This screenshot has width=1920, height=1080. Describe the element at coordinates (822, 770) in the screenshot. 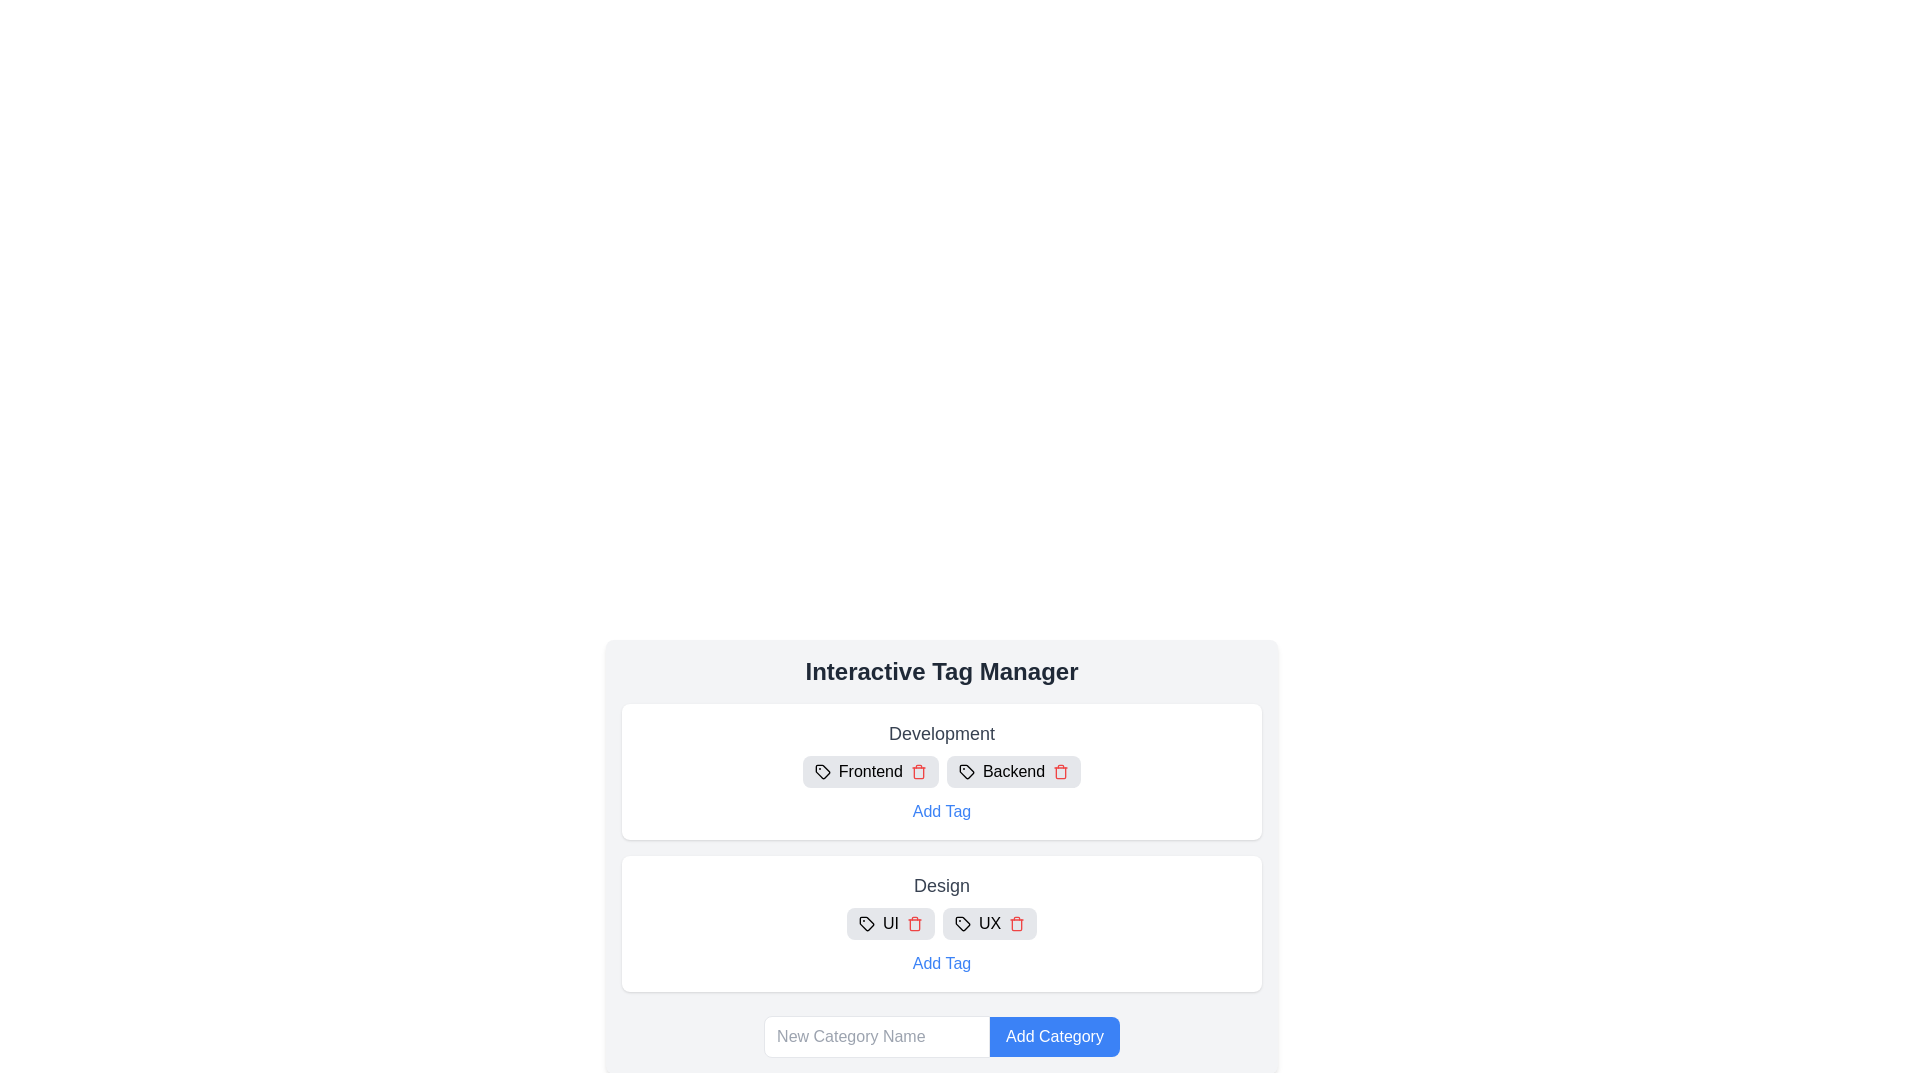

I see `the small SVG graphic tag icon representing 'Frontend' within the 'Interactive Tag Manager' interface, which is positioned to the left of the 'Frontend' text` at that location.